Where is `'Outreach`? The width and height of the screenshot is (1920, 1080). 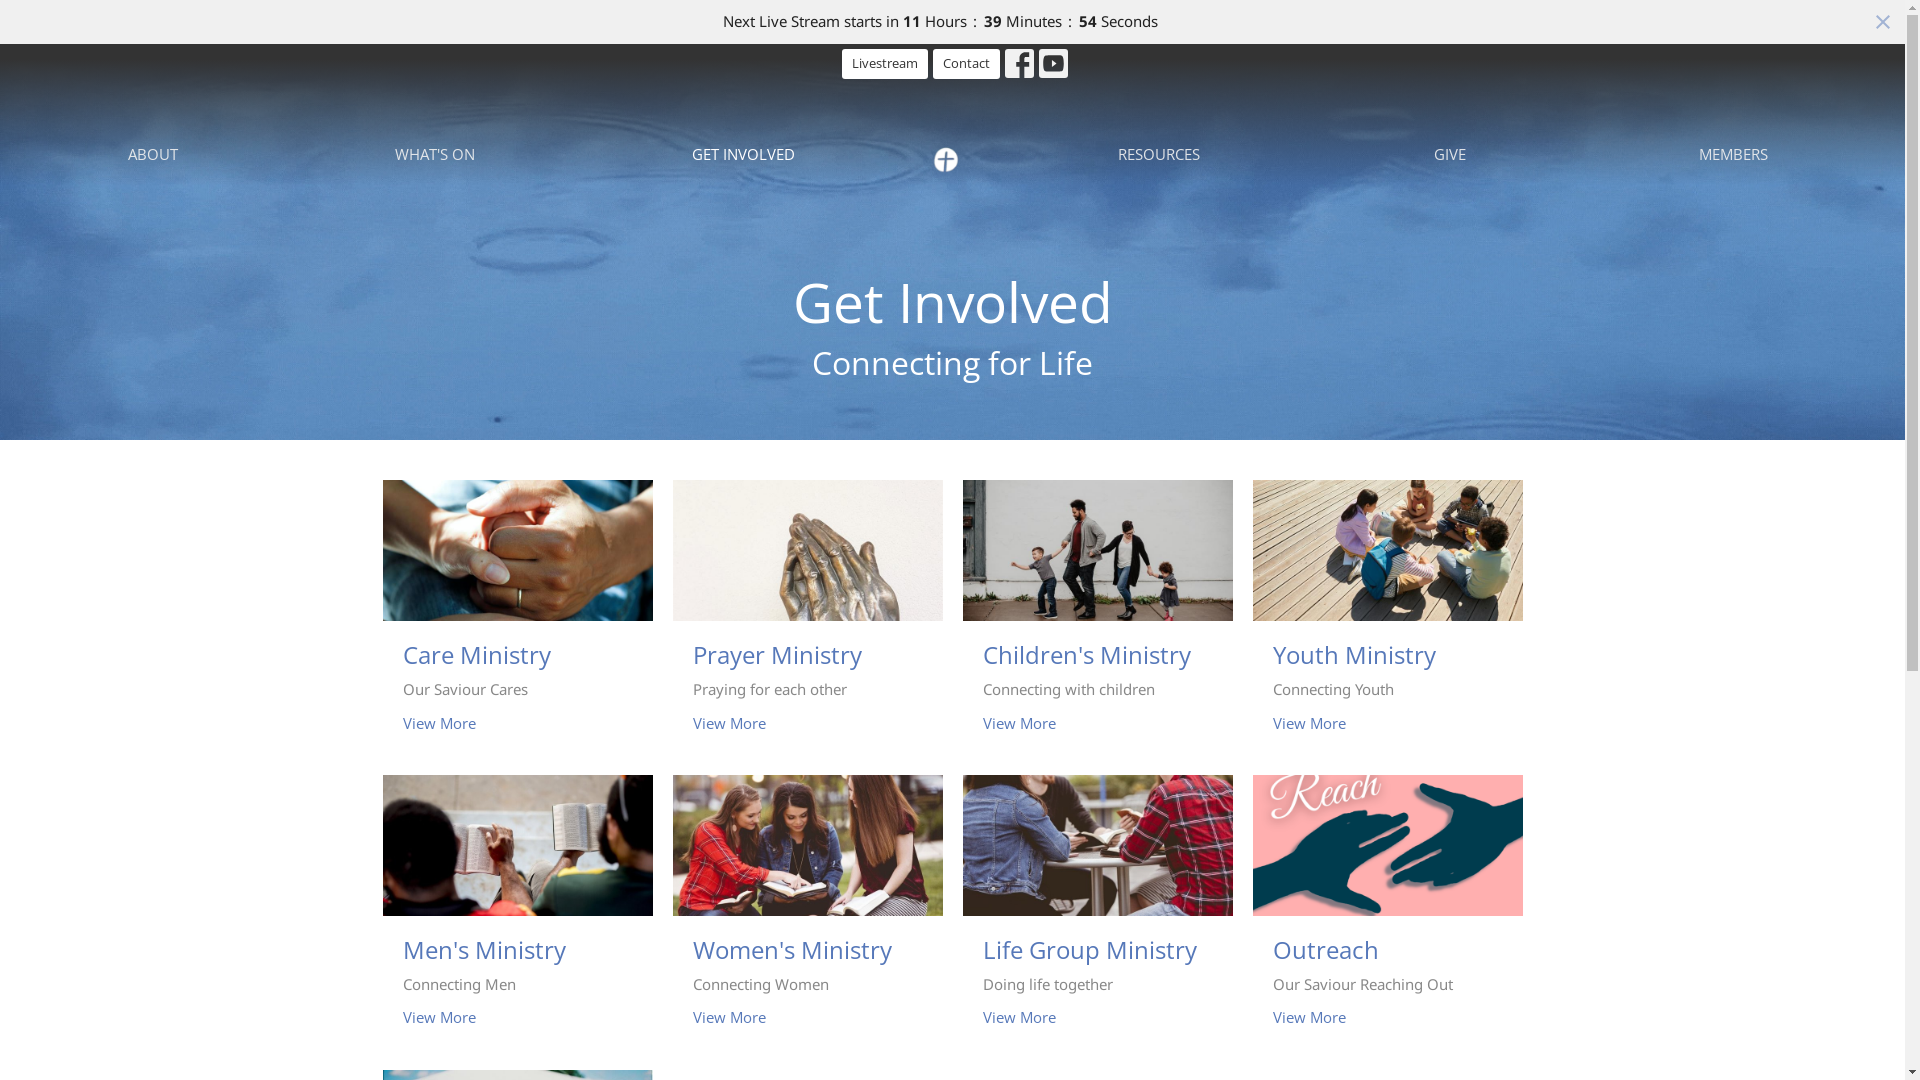
'Outreach is located at coordinates (1386, 912).